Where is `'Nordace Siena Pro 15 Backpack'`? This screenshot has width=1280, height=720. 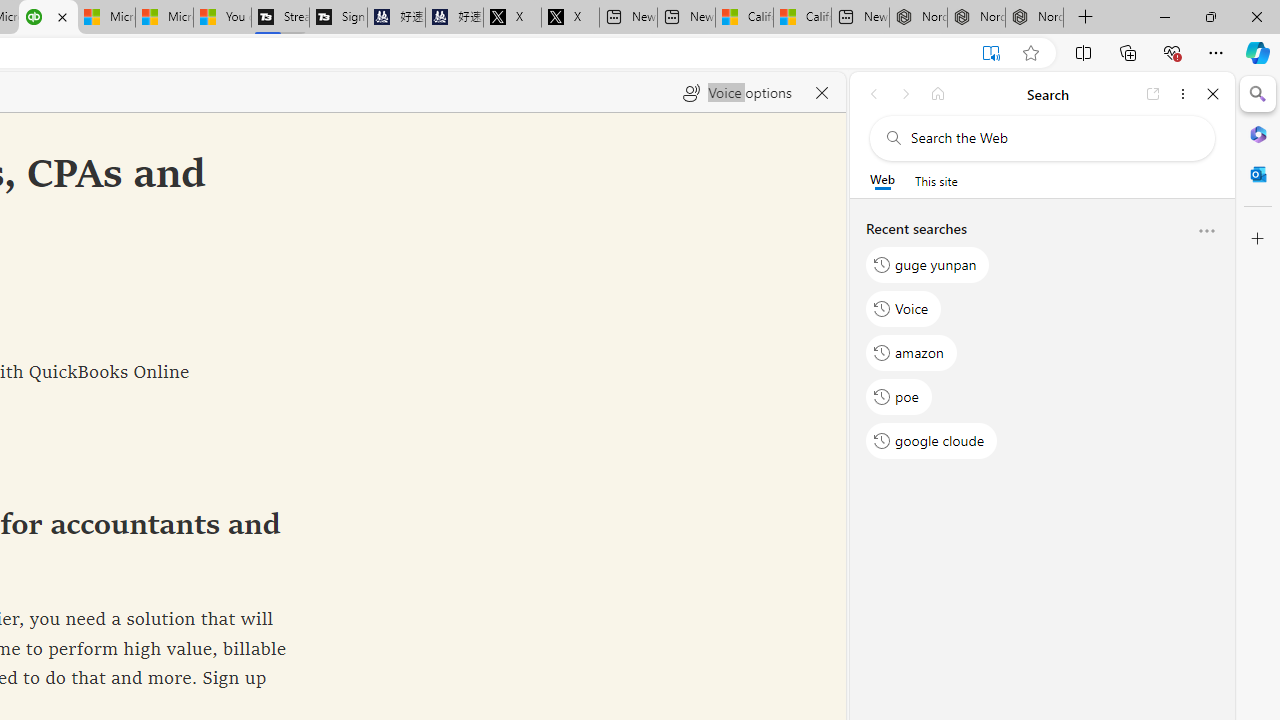 'Nordace Siena Pro 15 Backpack' is located at coordinates (976, 17).